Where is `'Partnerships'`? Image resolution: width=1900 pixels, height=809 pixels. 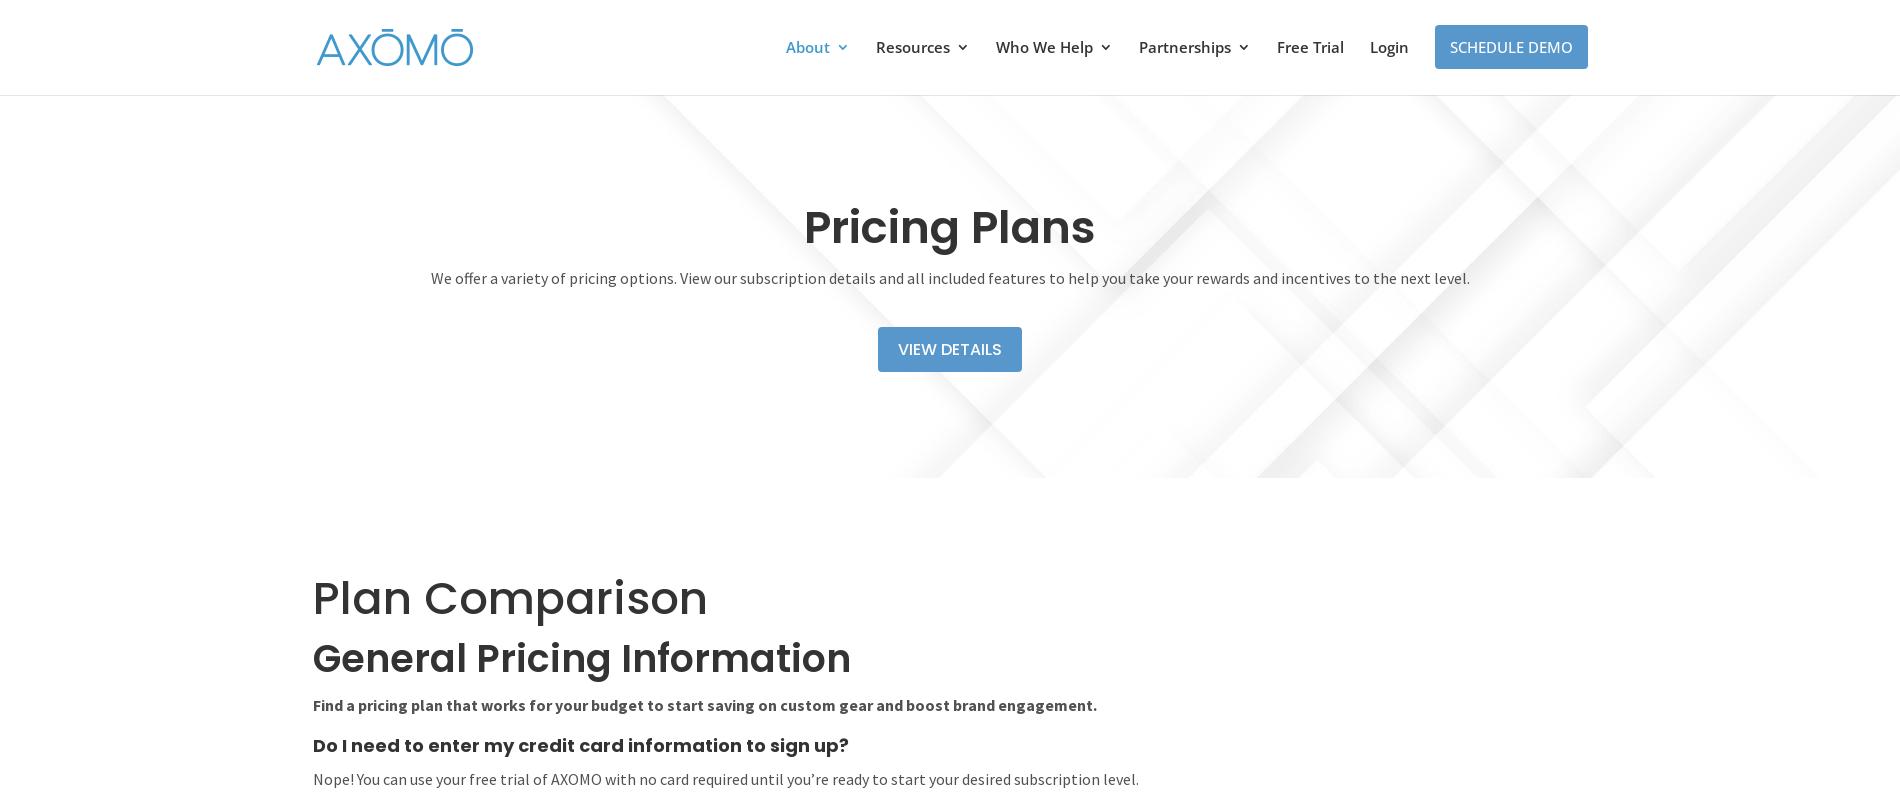
'Partnerships' is located at coordinates (1184, 47).